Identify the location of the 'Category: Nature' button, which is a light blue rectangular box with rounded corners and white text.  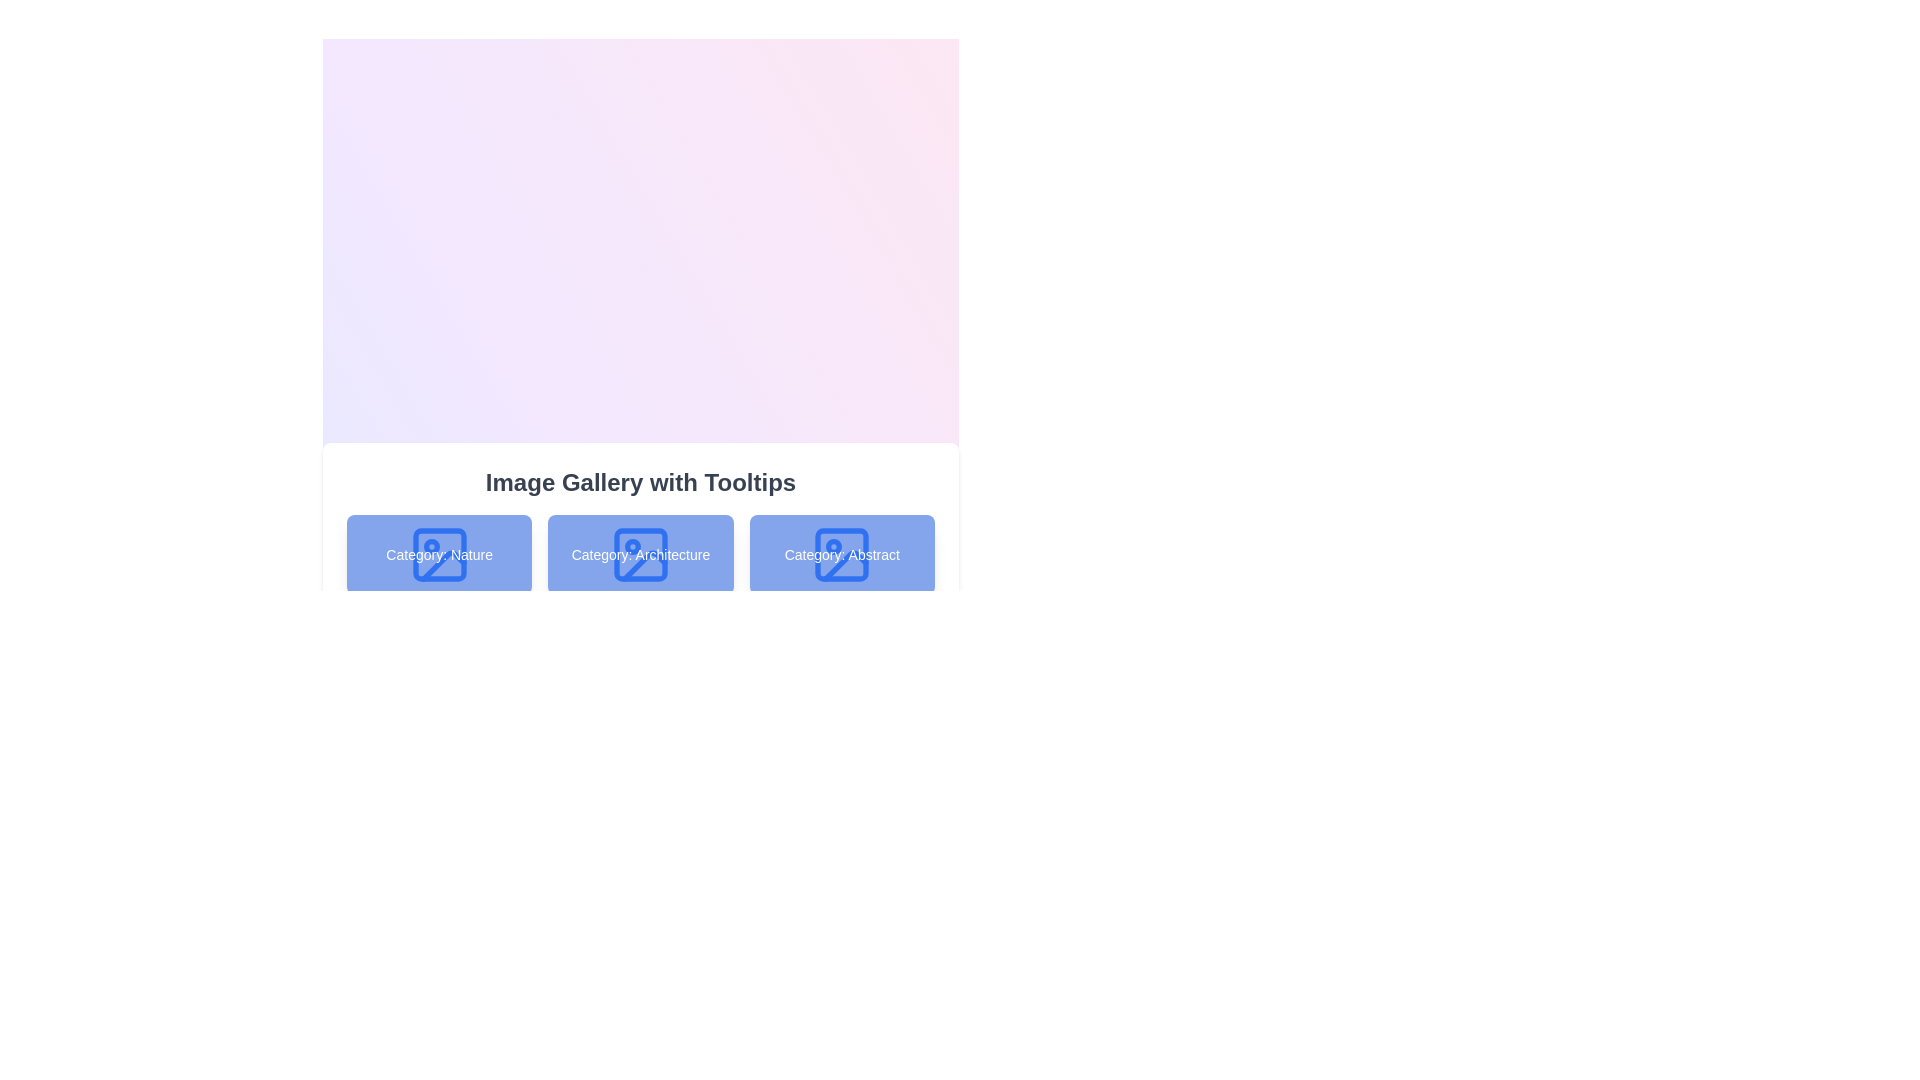
(438, 555).